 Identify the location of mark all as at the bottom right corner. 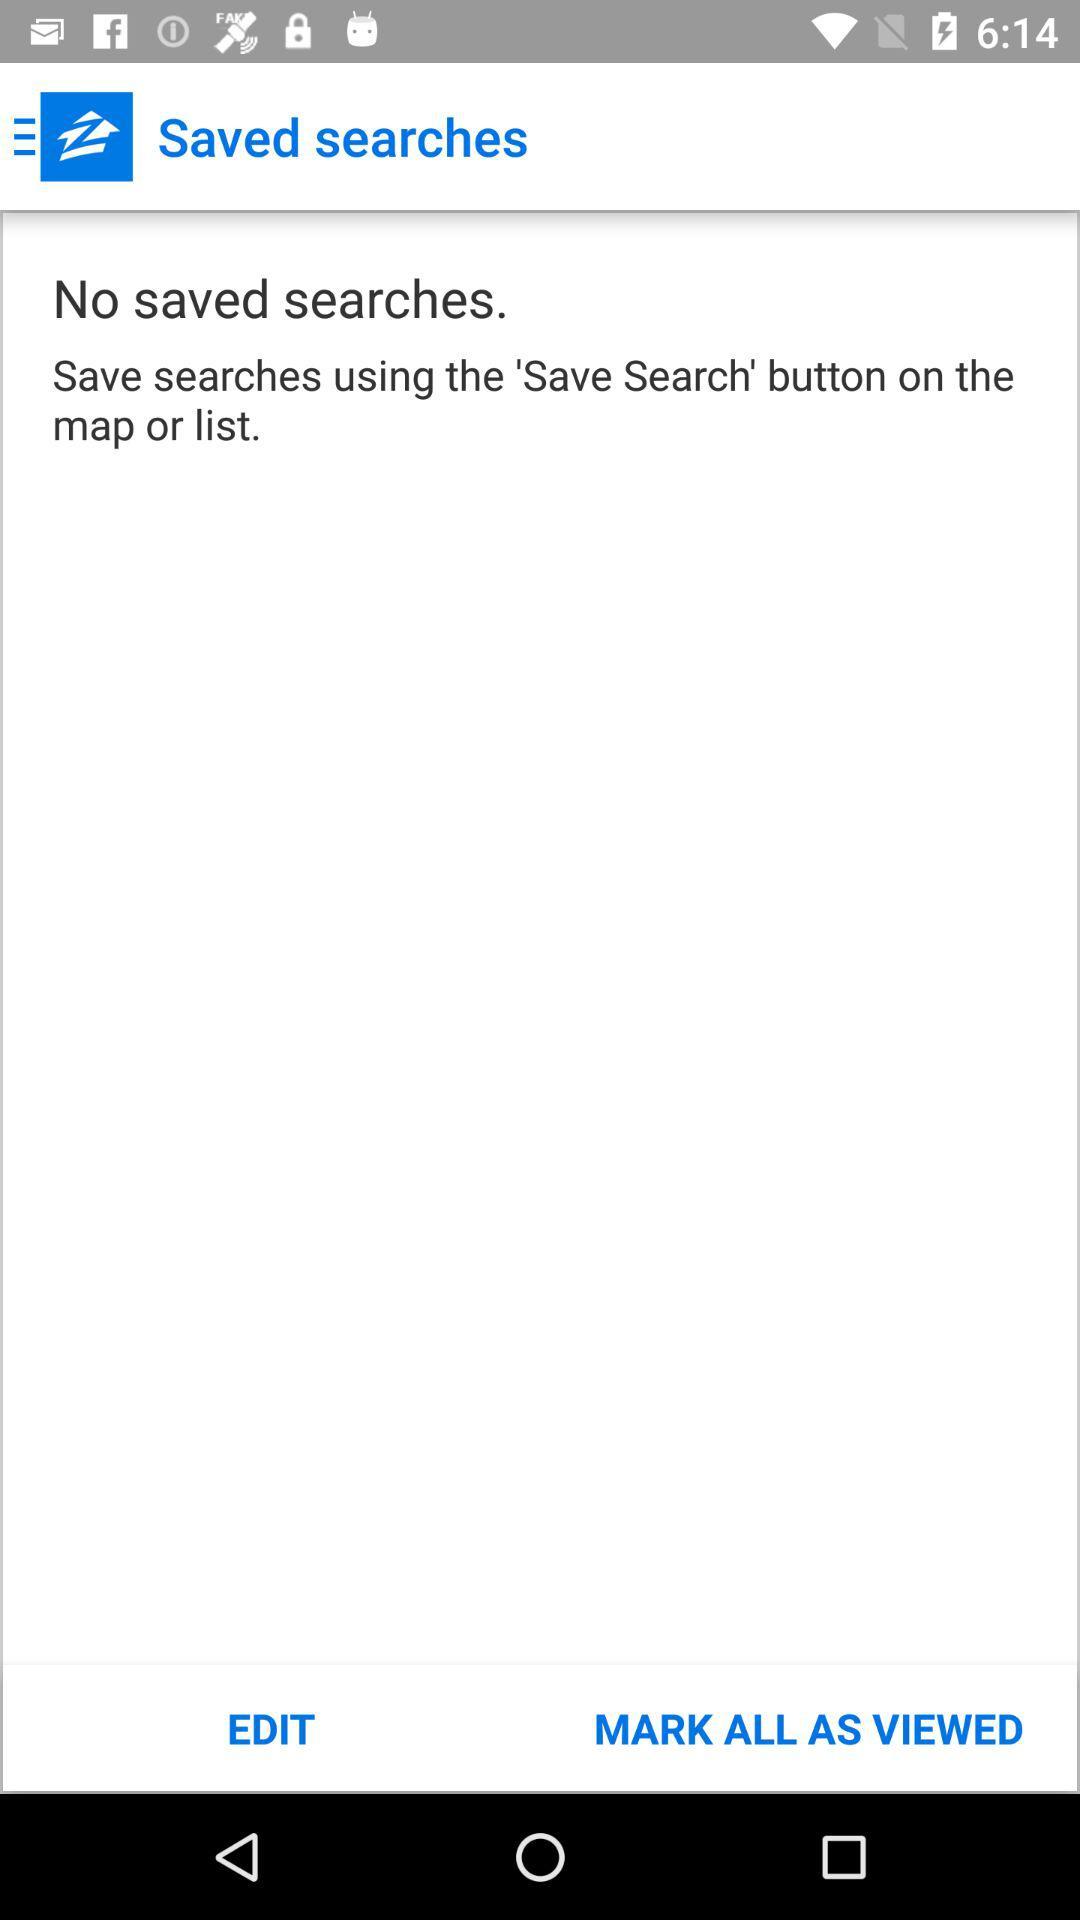
(807, 1727).